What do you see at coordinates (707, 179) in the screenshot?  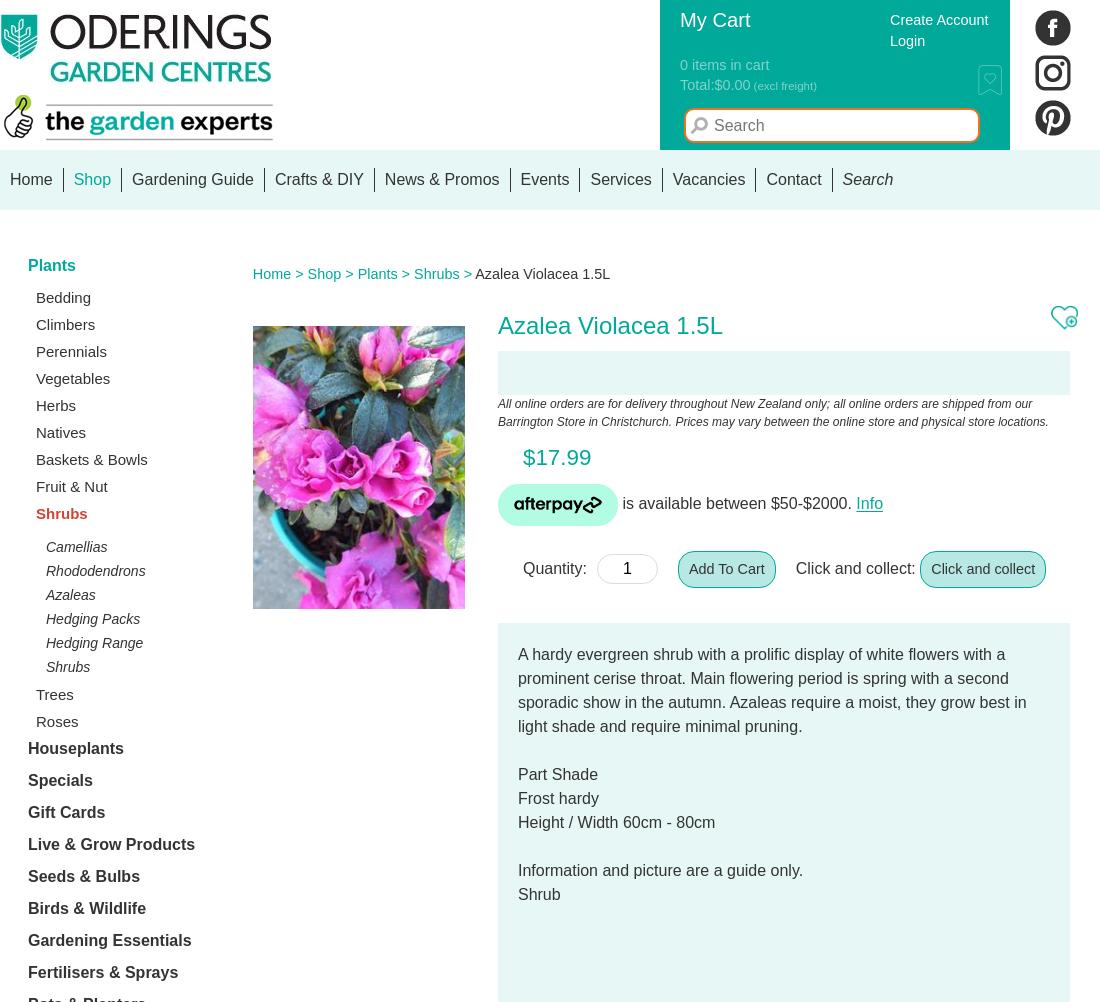 I see `'Vacancies'` at bounding box center [707, 179].